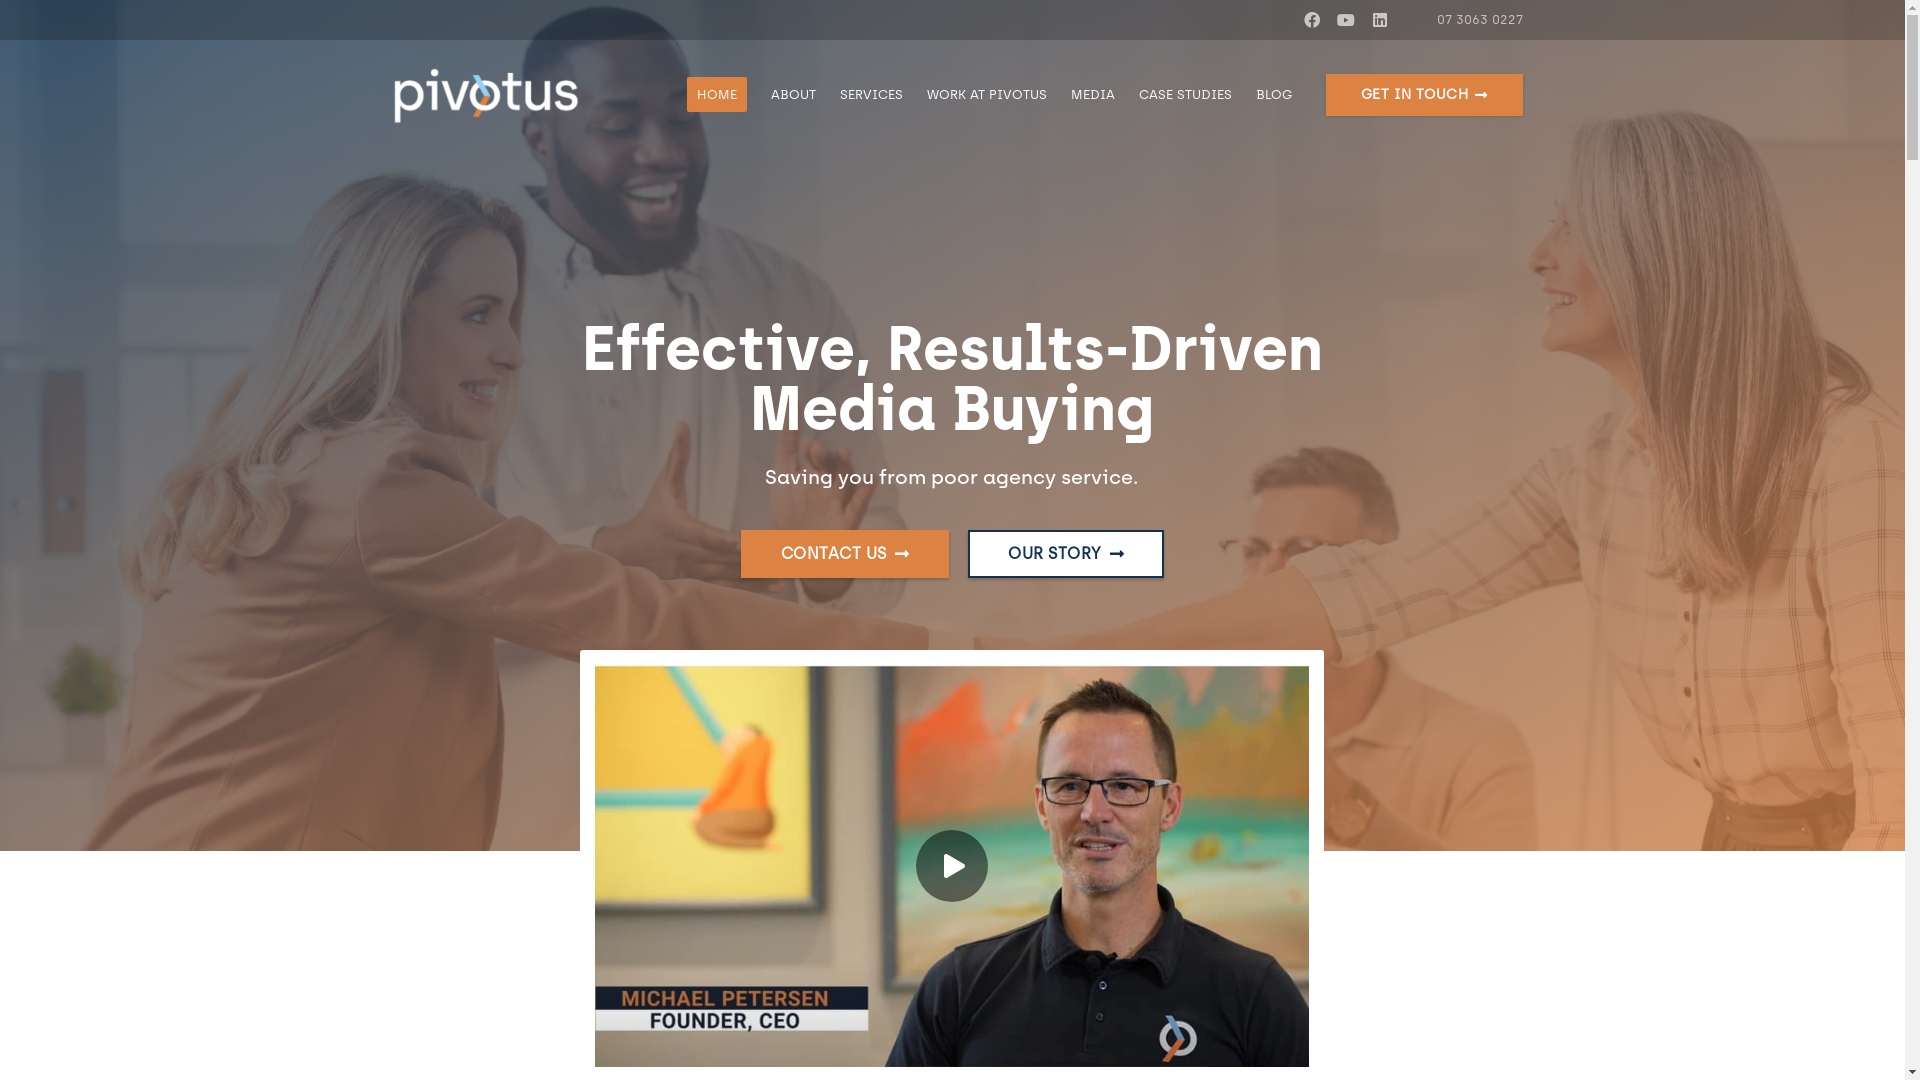 Image resolution: width=1920 pixels, height=1080 pixels. What do you see at coordinates (1092, 95) in the screenshot?
I see `'MEDIA'` at bounding box center [1092, 95].